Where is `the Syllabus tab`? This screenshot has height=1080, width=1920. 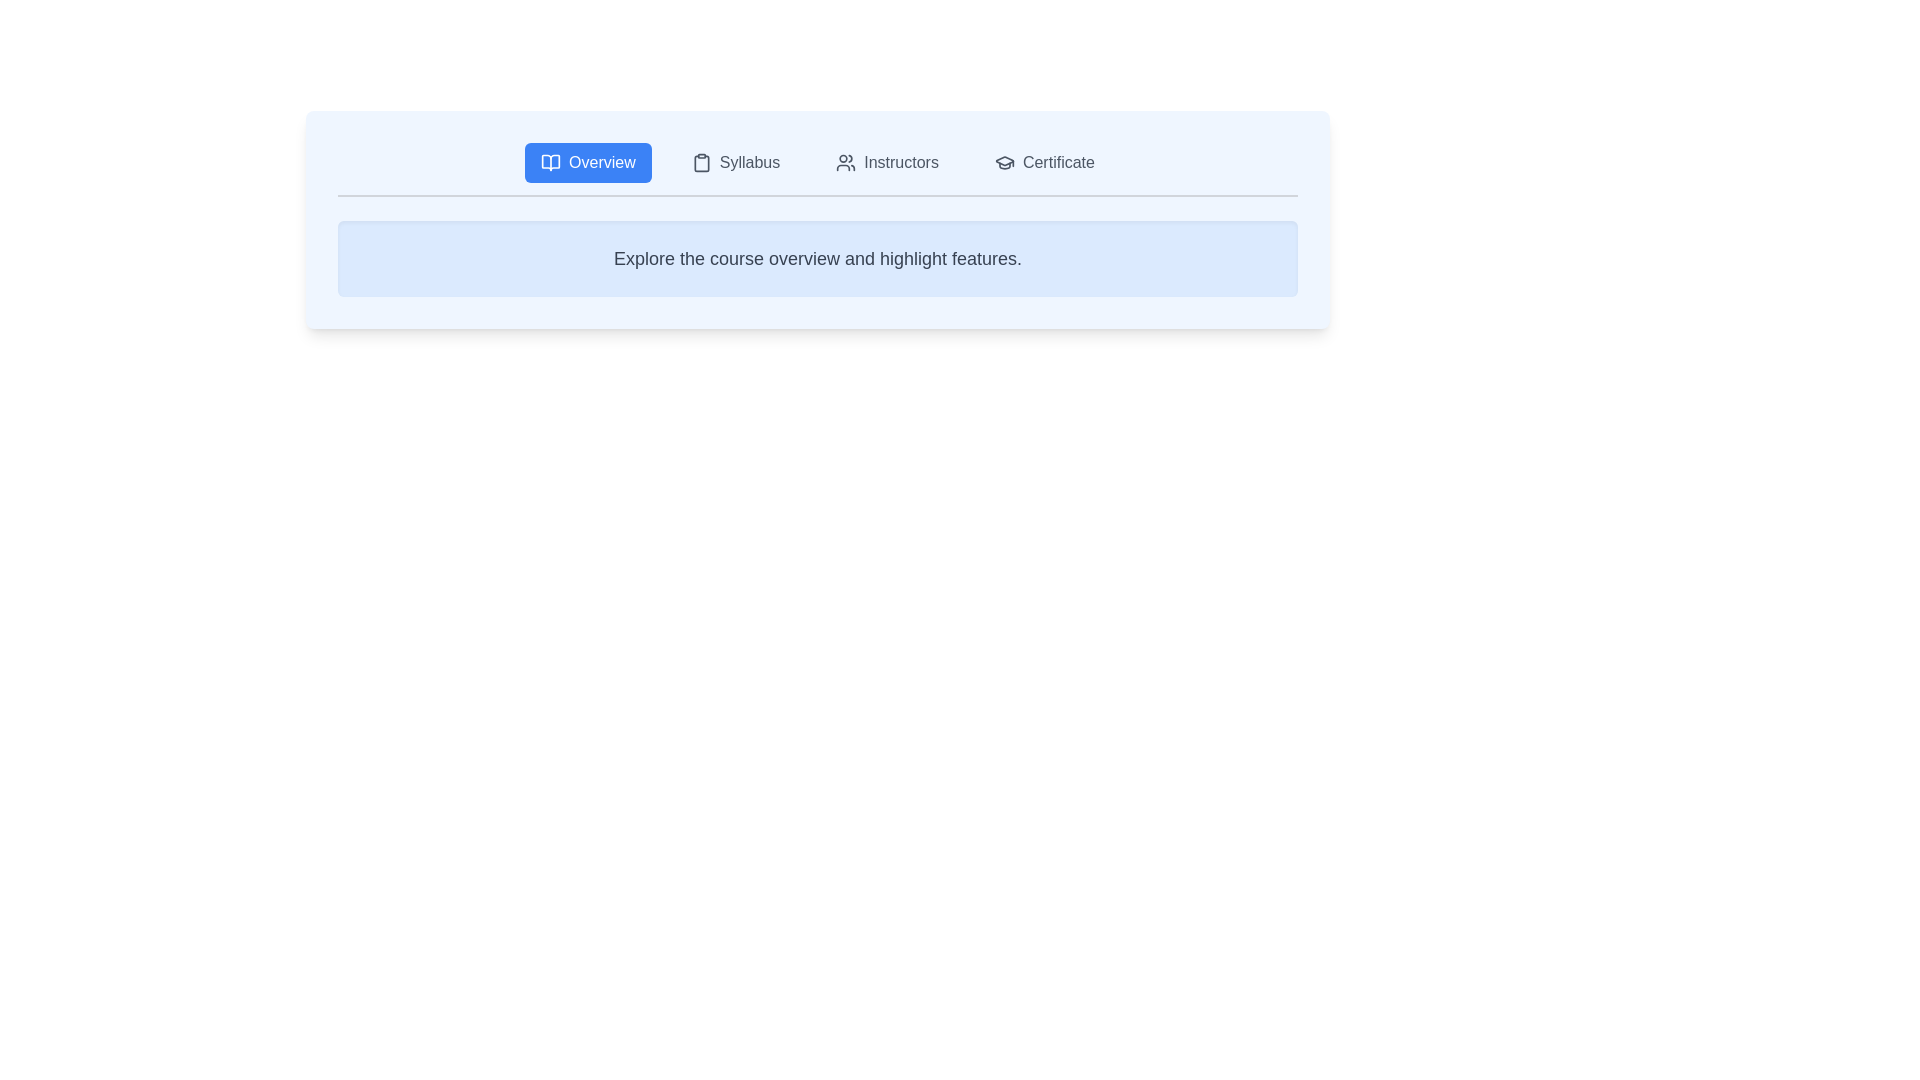
the Syllabus tab is located at coordinates (733, 161).